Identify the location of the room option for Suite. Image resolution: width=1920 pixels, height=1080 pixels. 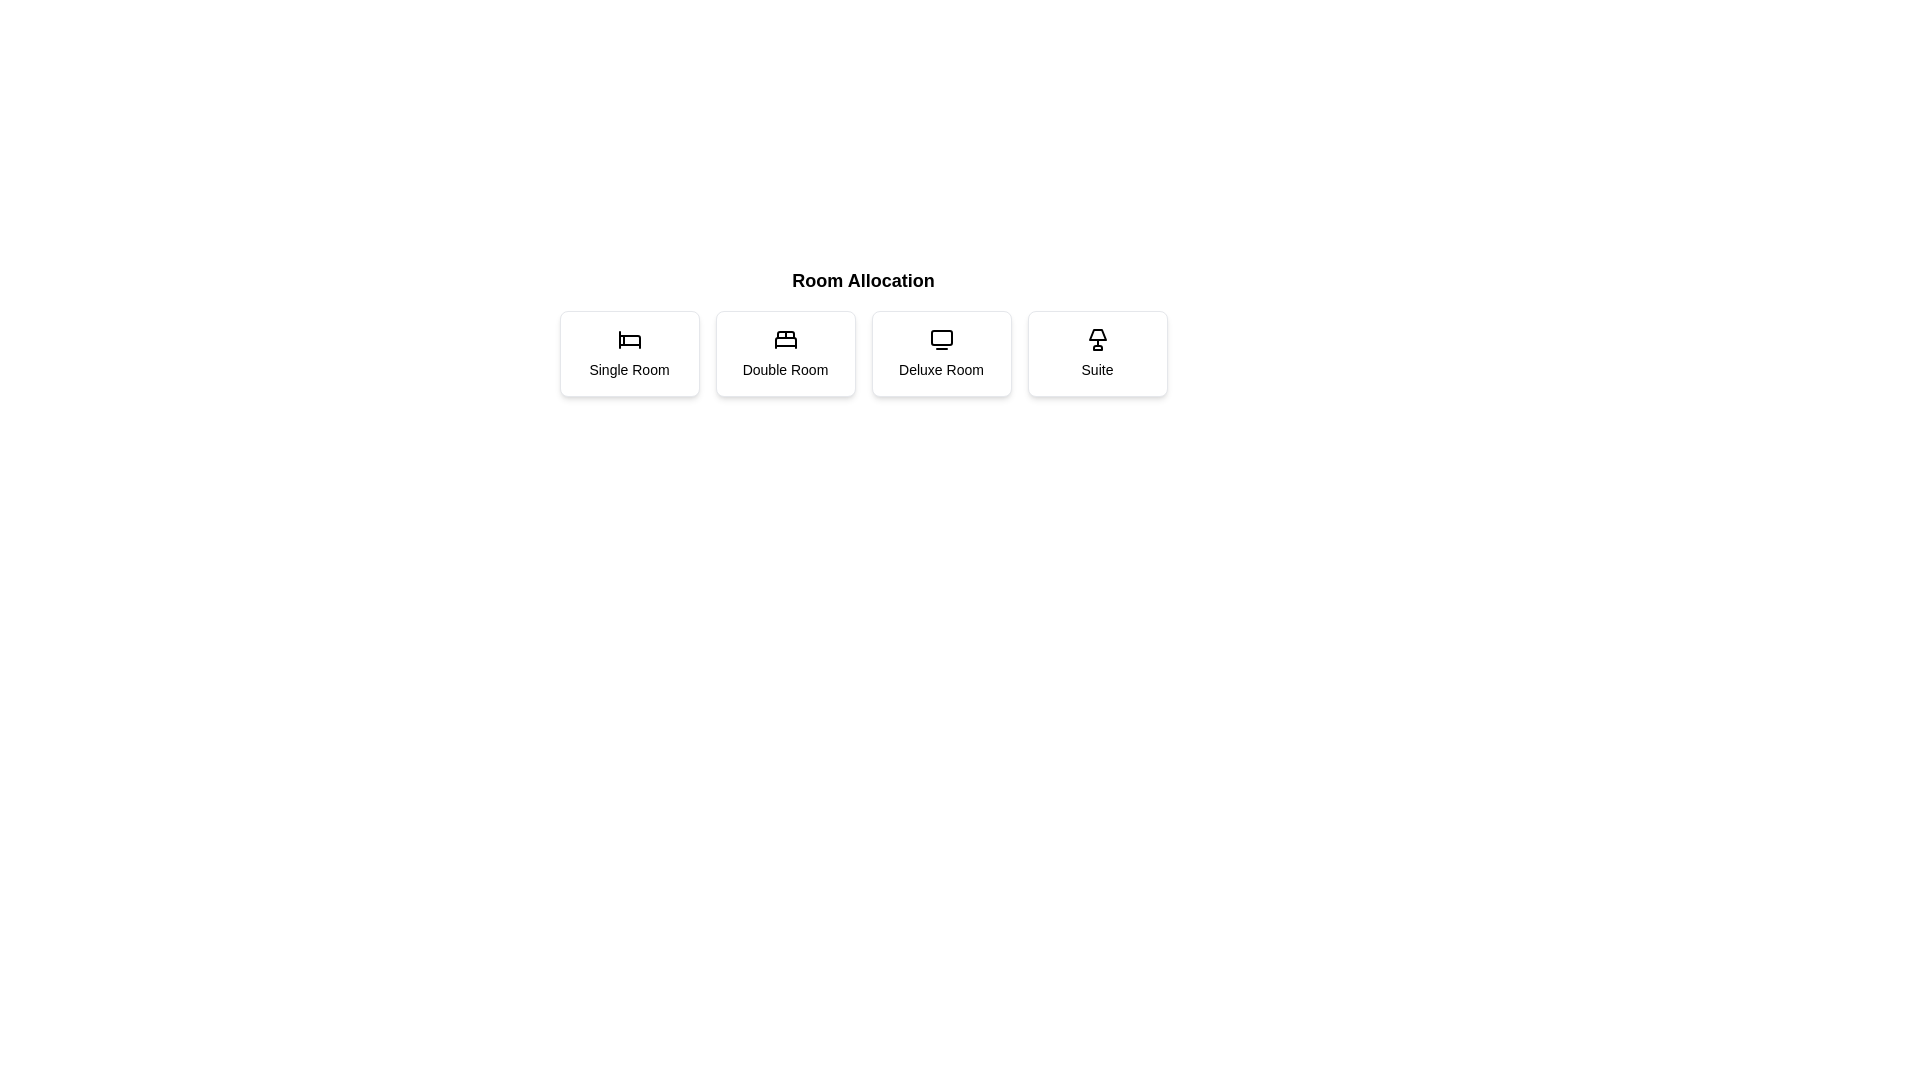
(1096, 353).